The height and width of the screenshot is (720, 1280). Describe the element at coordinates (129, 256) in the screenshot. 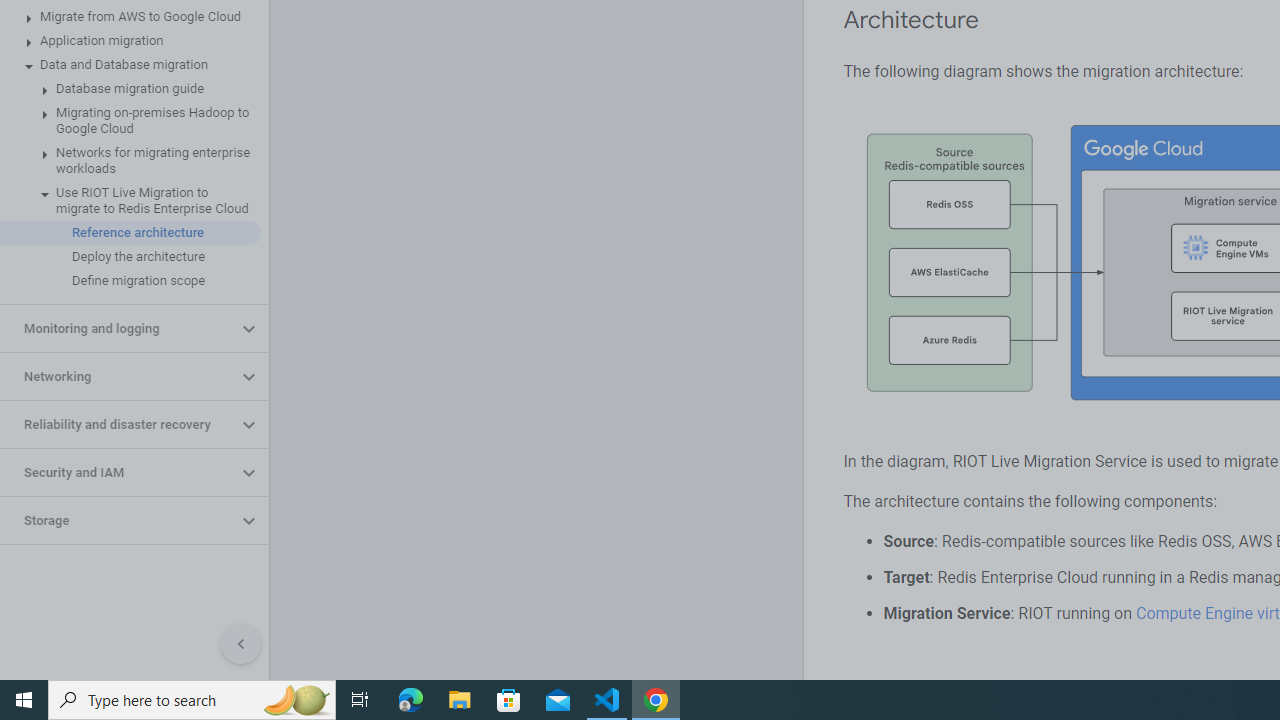

I see `'Deploy the architecture'` at that location.